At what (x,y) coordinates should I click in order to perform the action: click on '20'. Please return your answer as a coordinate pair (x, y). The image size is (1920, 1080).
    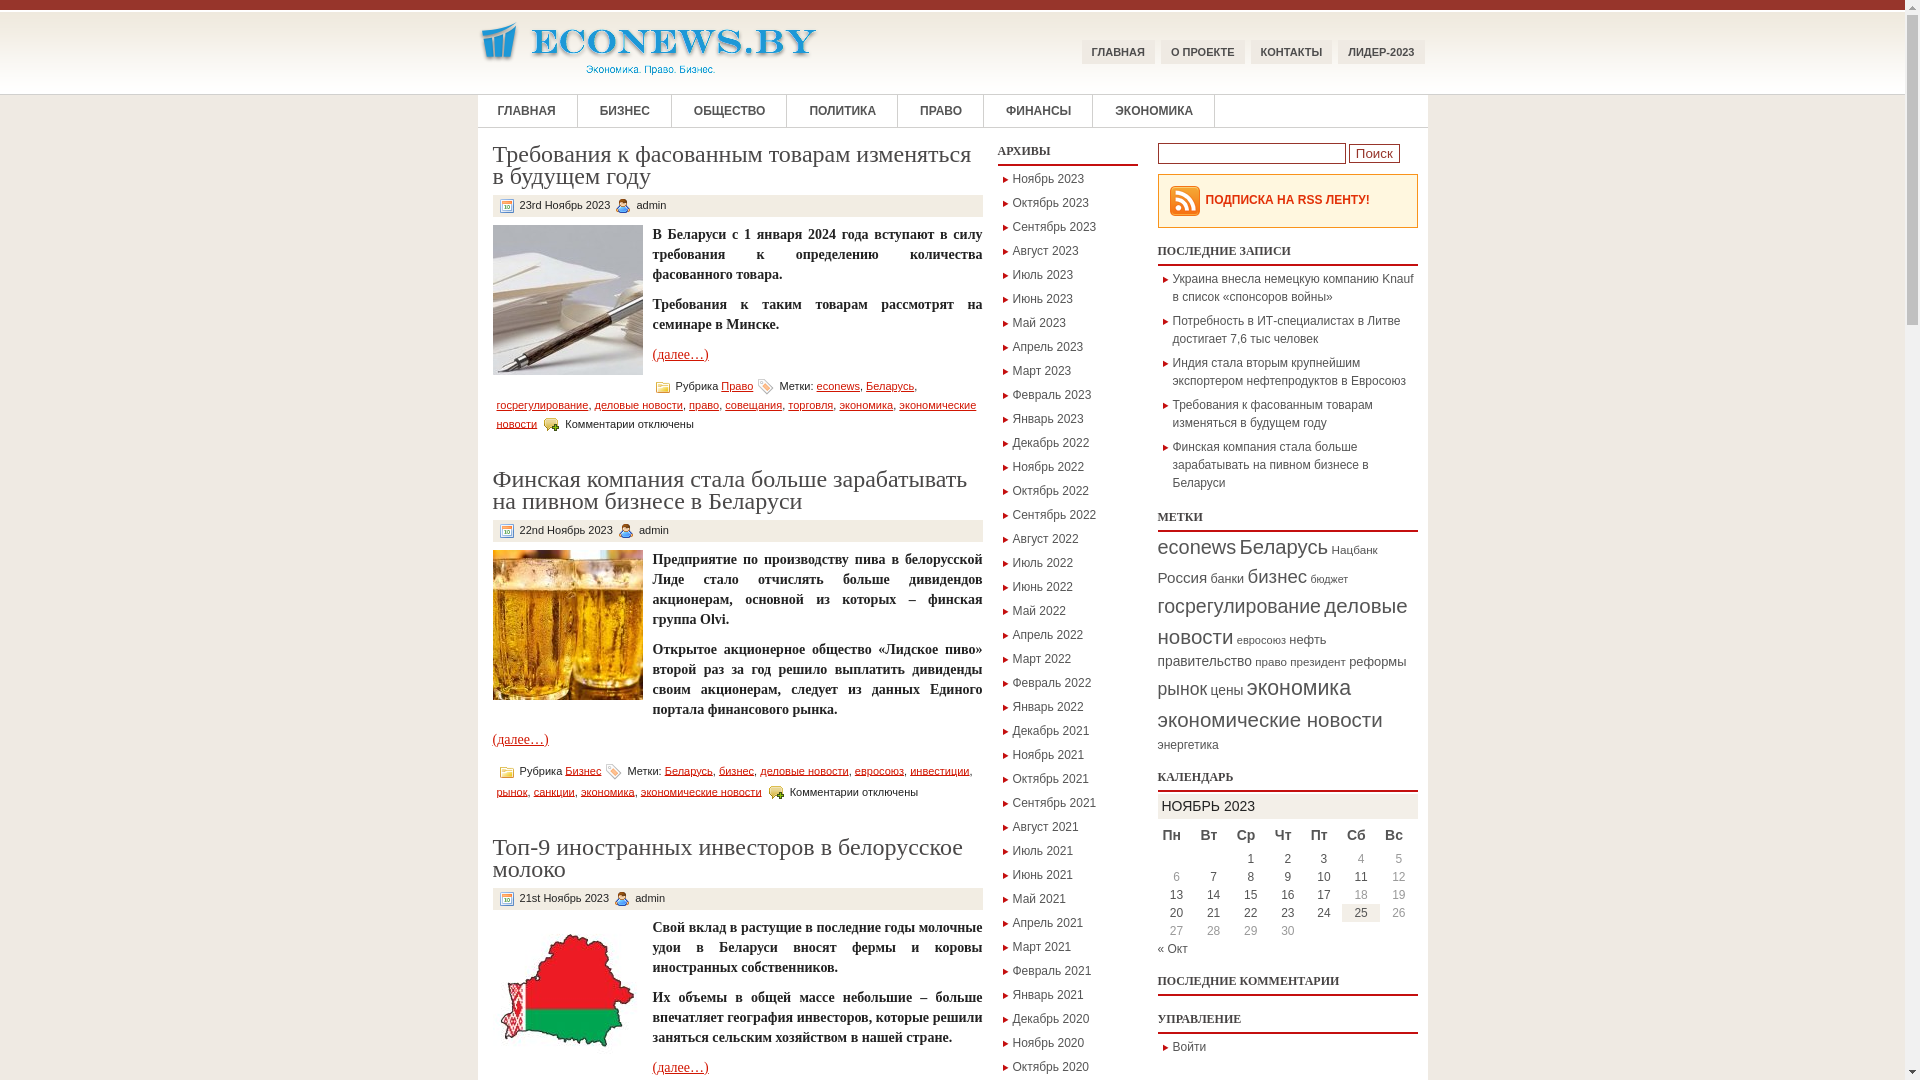
    Looking at the image, I should click on (1176, 913).